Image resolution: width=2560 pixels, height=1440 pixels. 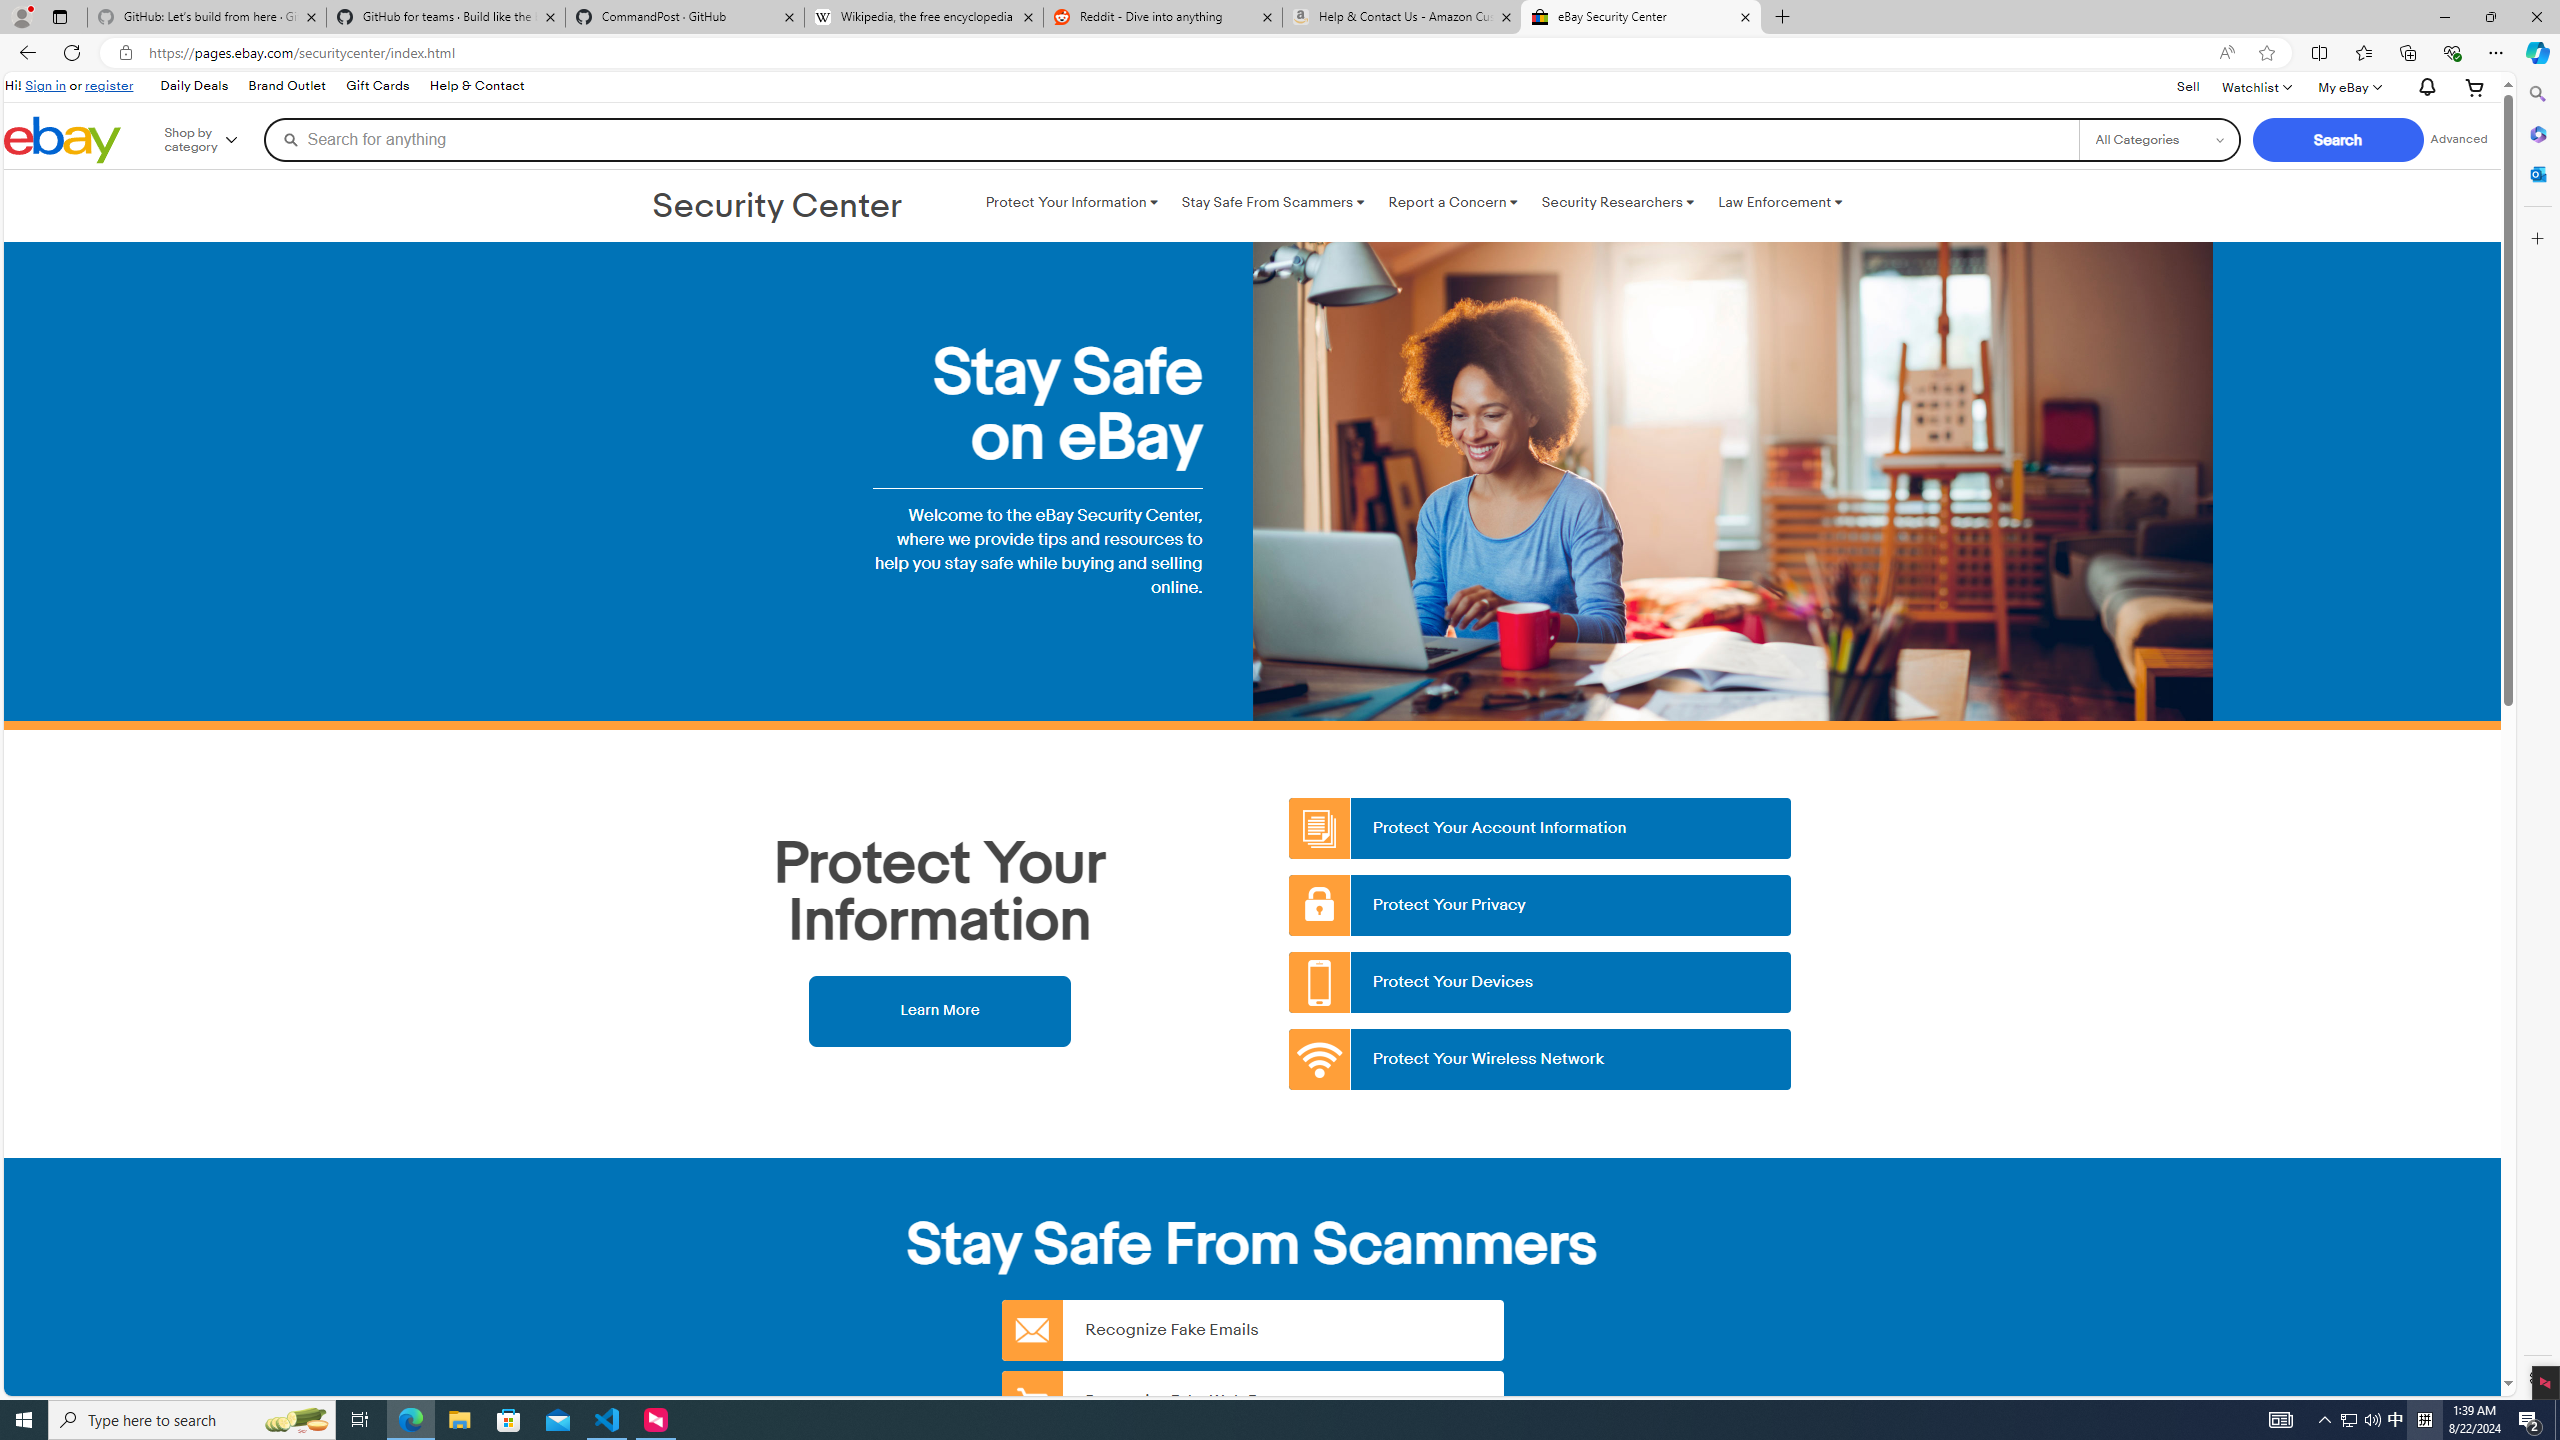 I want to click on 'Law Enforcement ', so click(x=1780, y=202).